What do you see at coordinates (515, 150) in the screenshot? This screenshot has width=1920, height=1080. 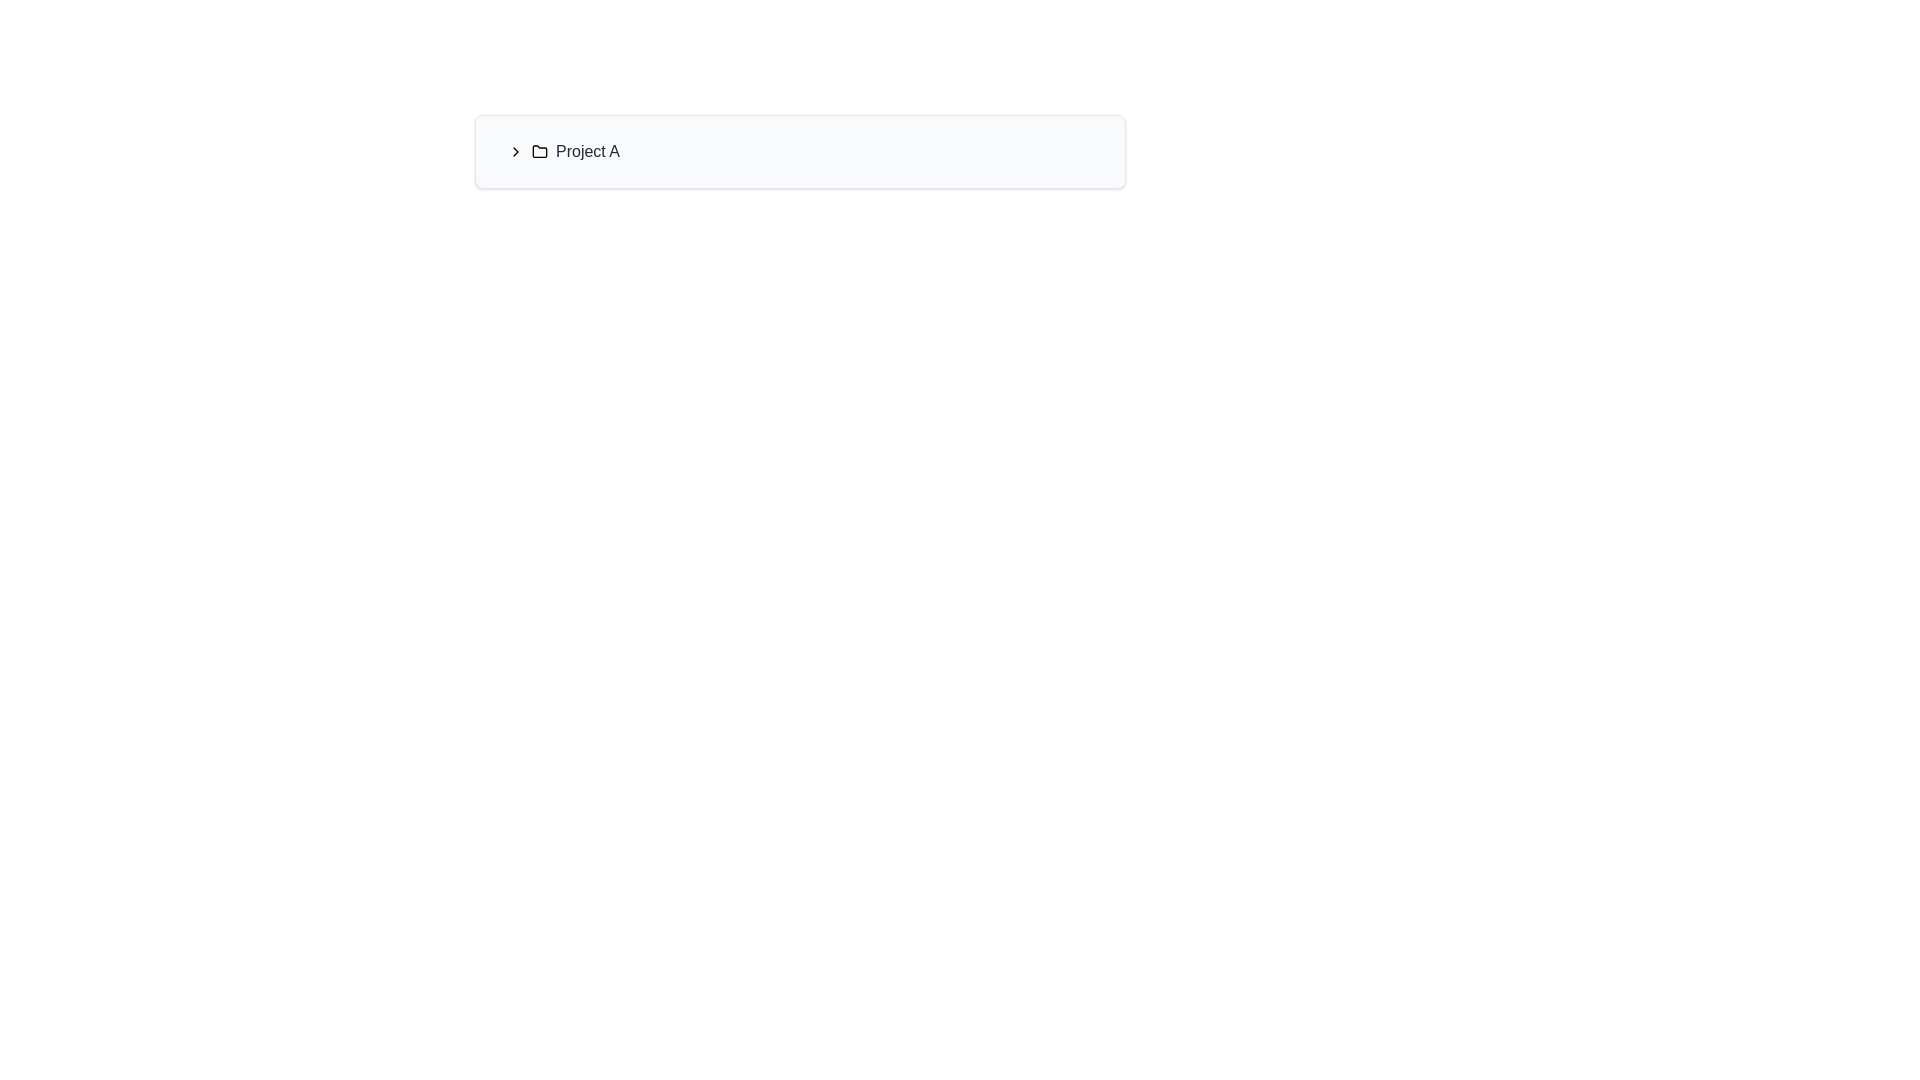 I see `the leftmost chevron icon with a black stroke and transparent fill, which is part of a horizontal arrangement containing the text 'Project A'` at bounding box center [515, 150].